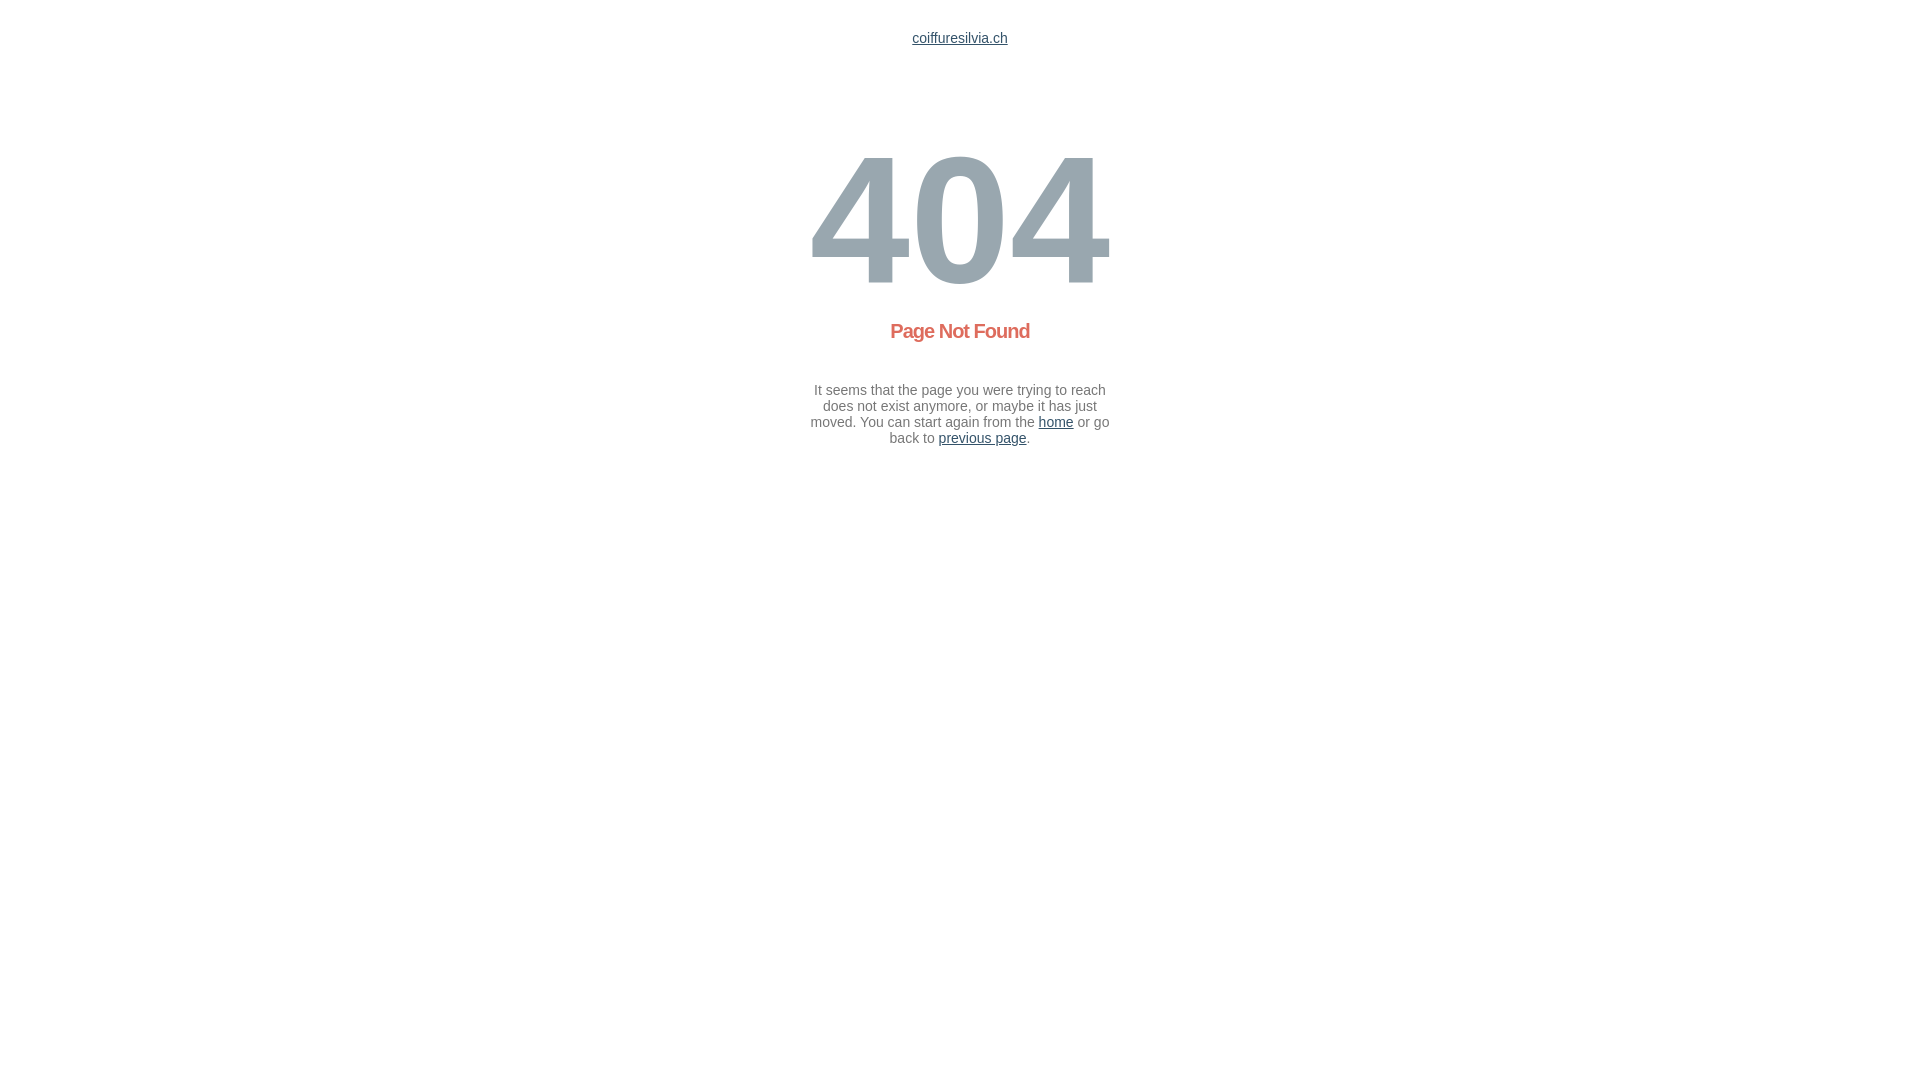  What do you see at coordinates (958, 38) in the screenshot?
I see `'coiffuresilvia.ch'` at bounding box center [958, 38].